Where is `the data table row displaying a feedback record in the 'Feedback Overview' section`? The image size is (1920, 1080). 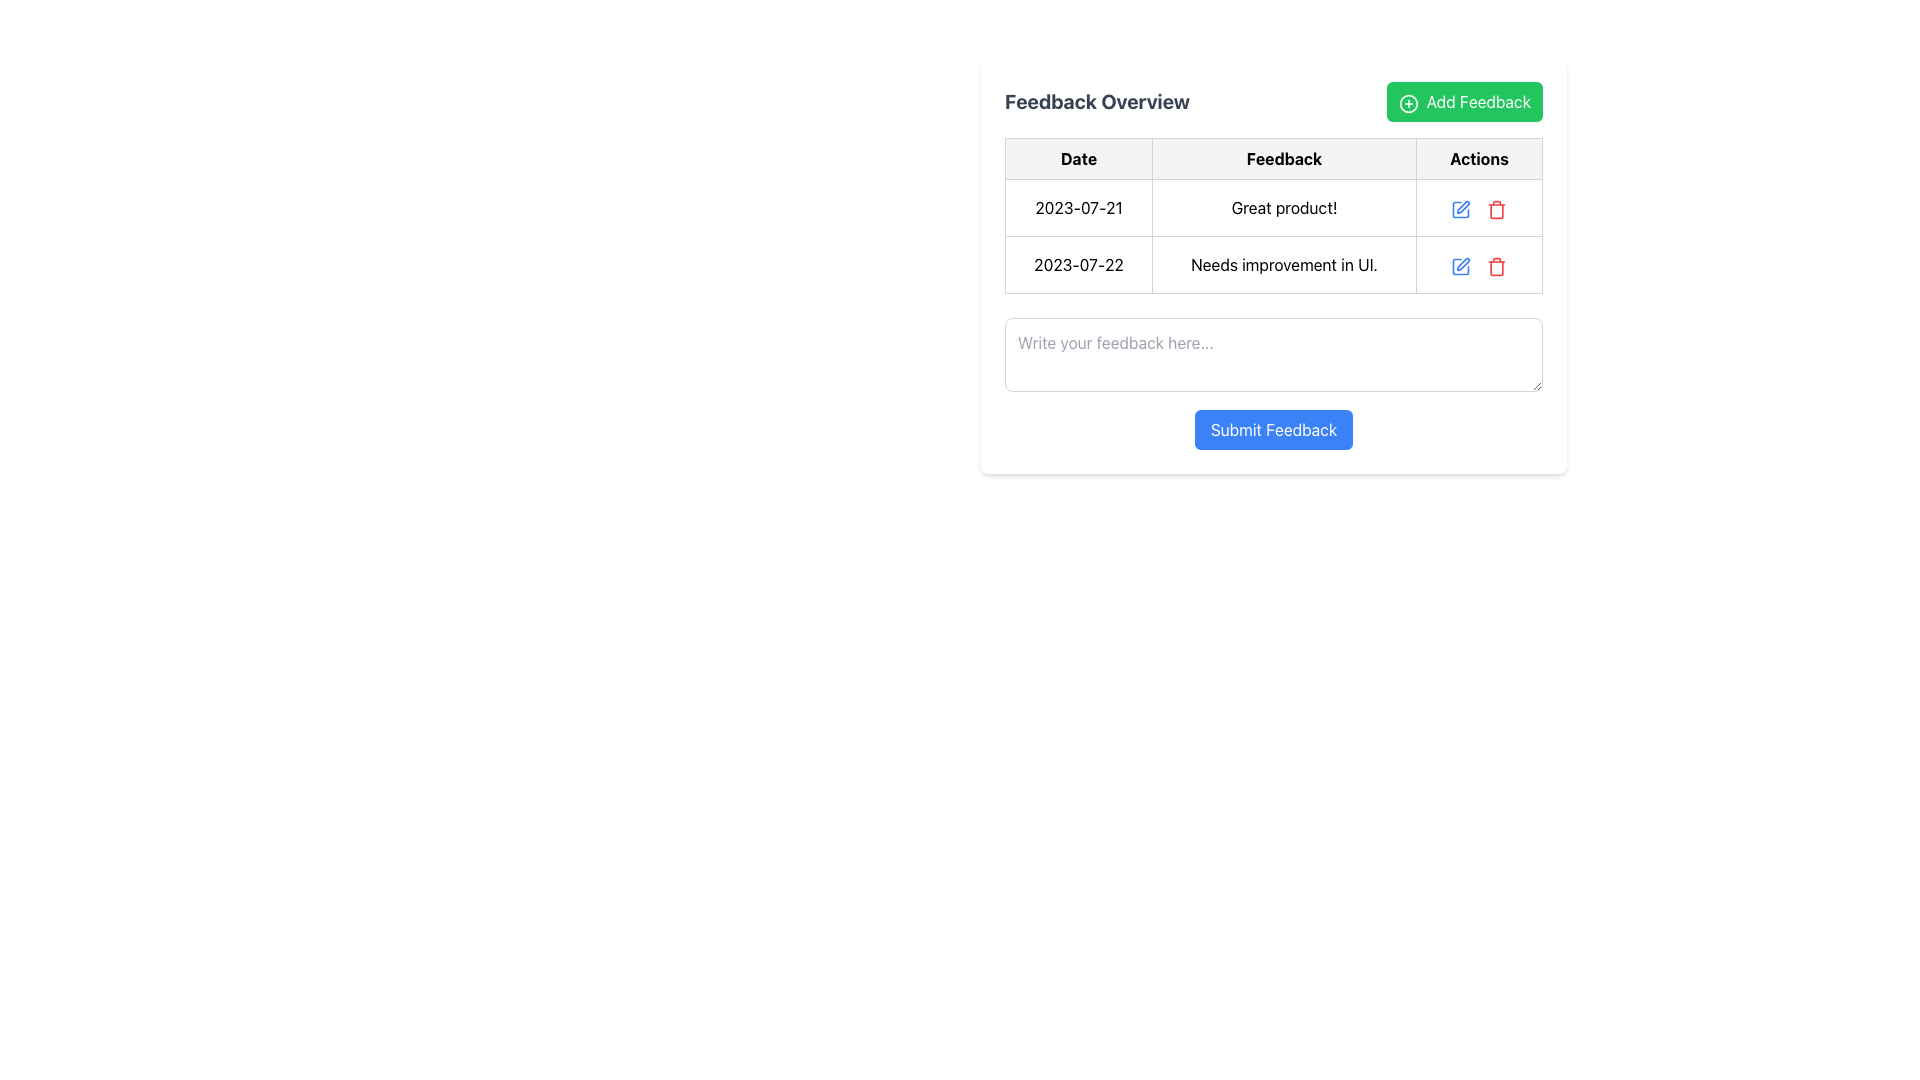 the data table row displaying a feedback record in the 'Feedback Overview' section is located at coordinates (1272, 216).